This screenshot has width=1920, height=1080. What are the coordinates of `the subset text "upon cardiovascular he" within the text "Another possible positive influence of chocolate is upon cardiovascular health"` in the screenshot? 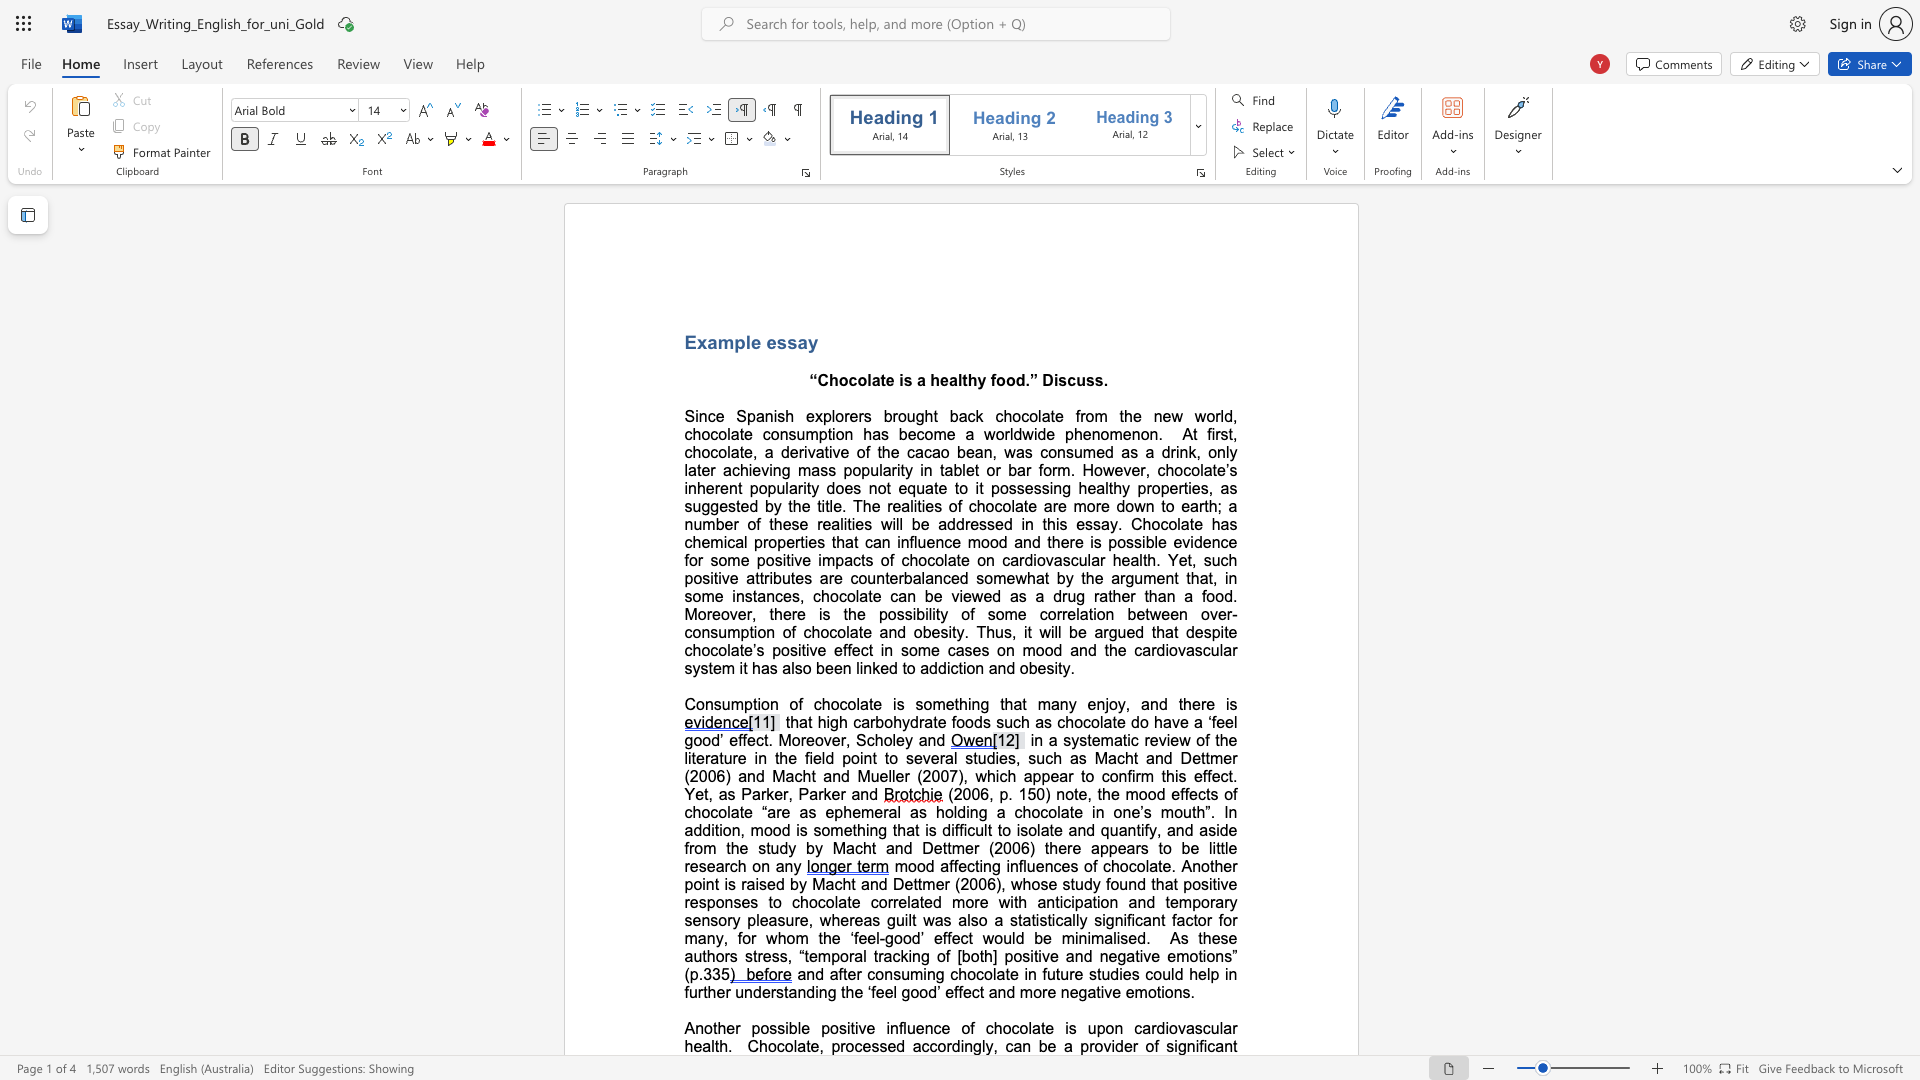 It's located at (1086, 1028).